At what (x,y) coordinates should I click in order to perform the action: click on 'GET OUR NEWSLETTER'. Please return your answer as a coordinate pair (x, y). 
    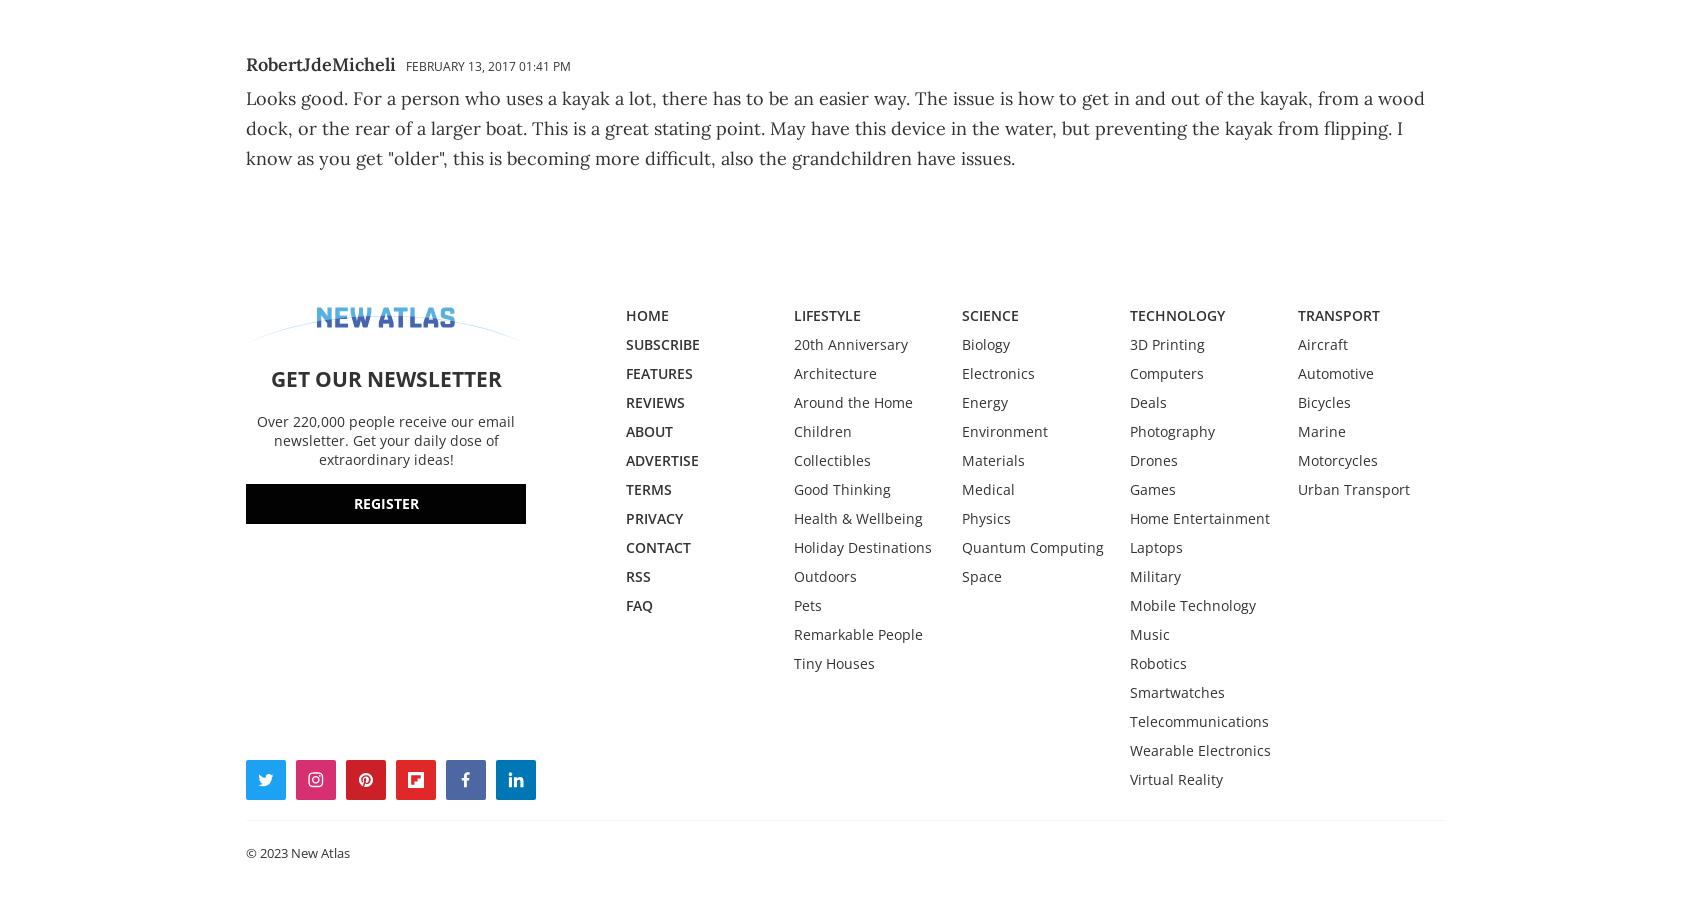
    Looking at the image, I should click on (270, 377).